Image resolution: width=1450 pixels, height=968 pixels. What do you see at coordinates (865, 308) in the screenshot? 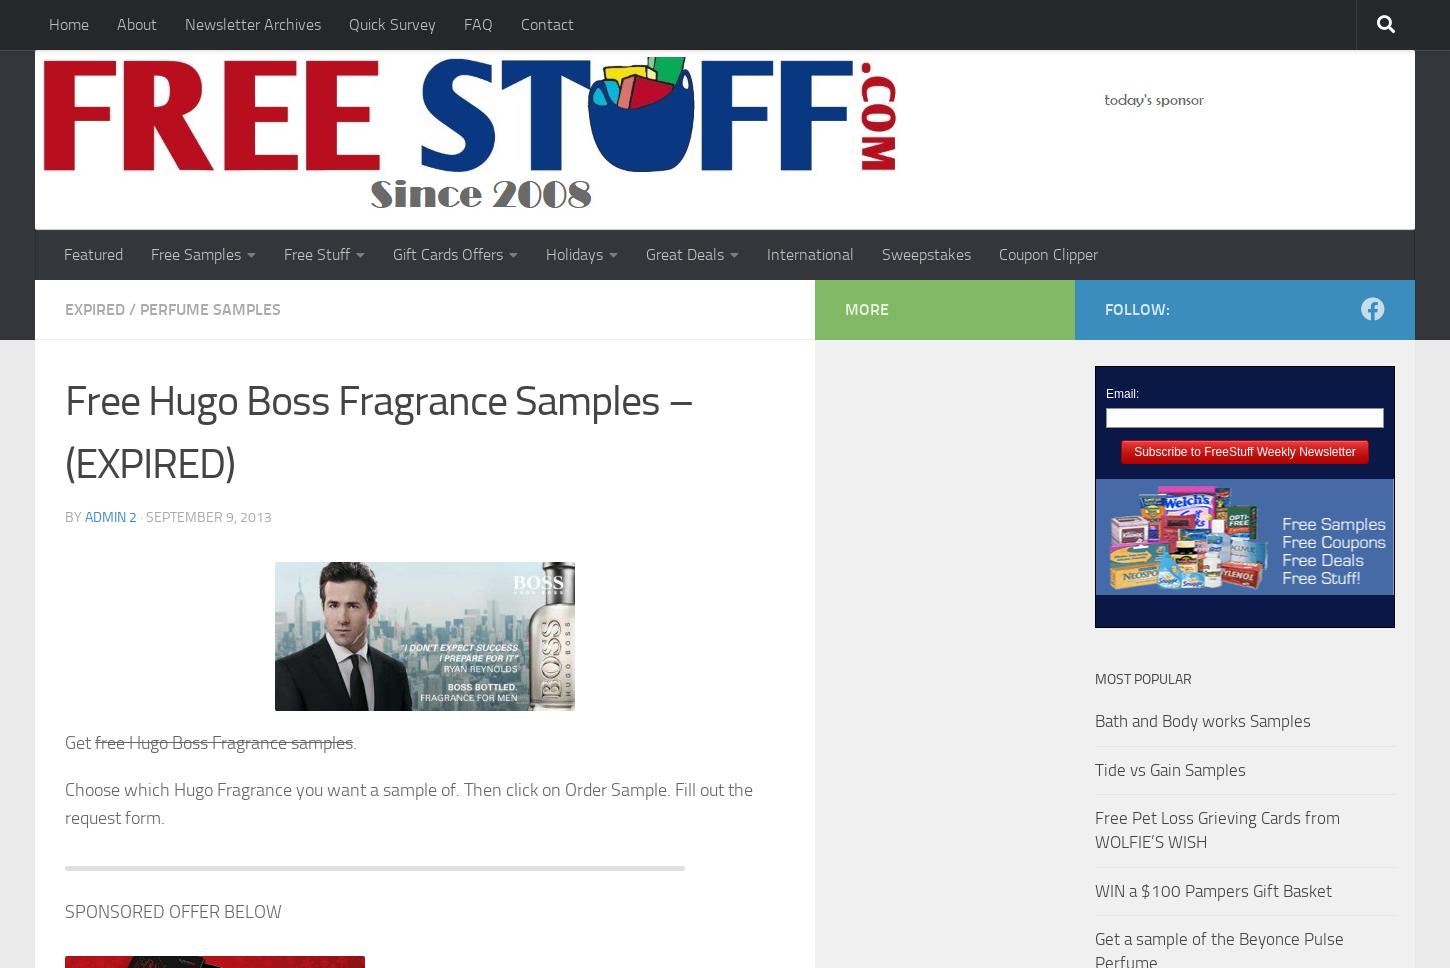
I see `'More'` at bounding box center [865, 308].